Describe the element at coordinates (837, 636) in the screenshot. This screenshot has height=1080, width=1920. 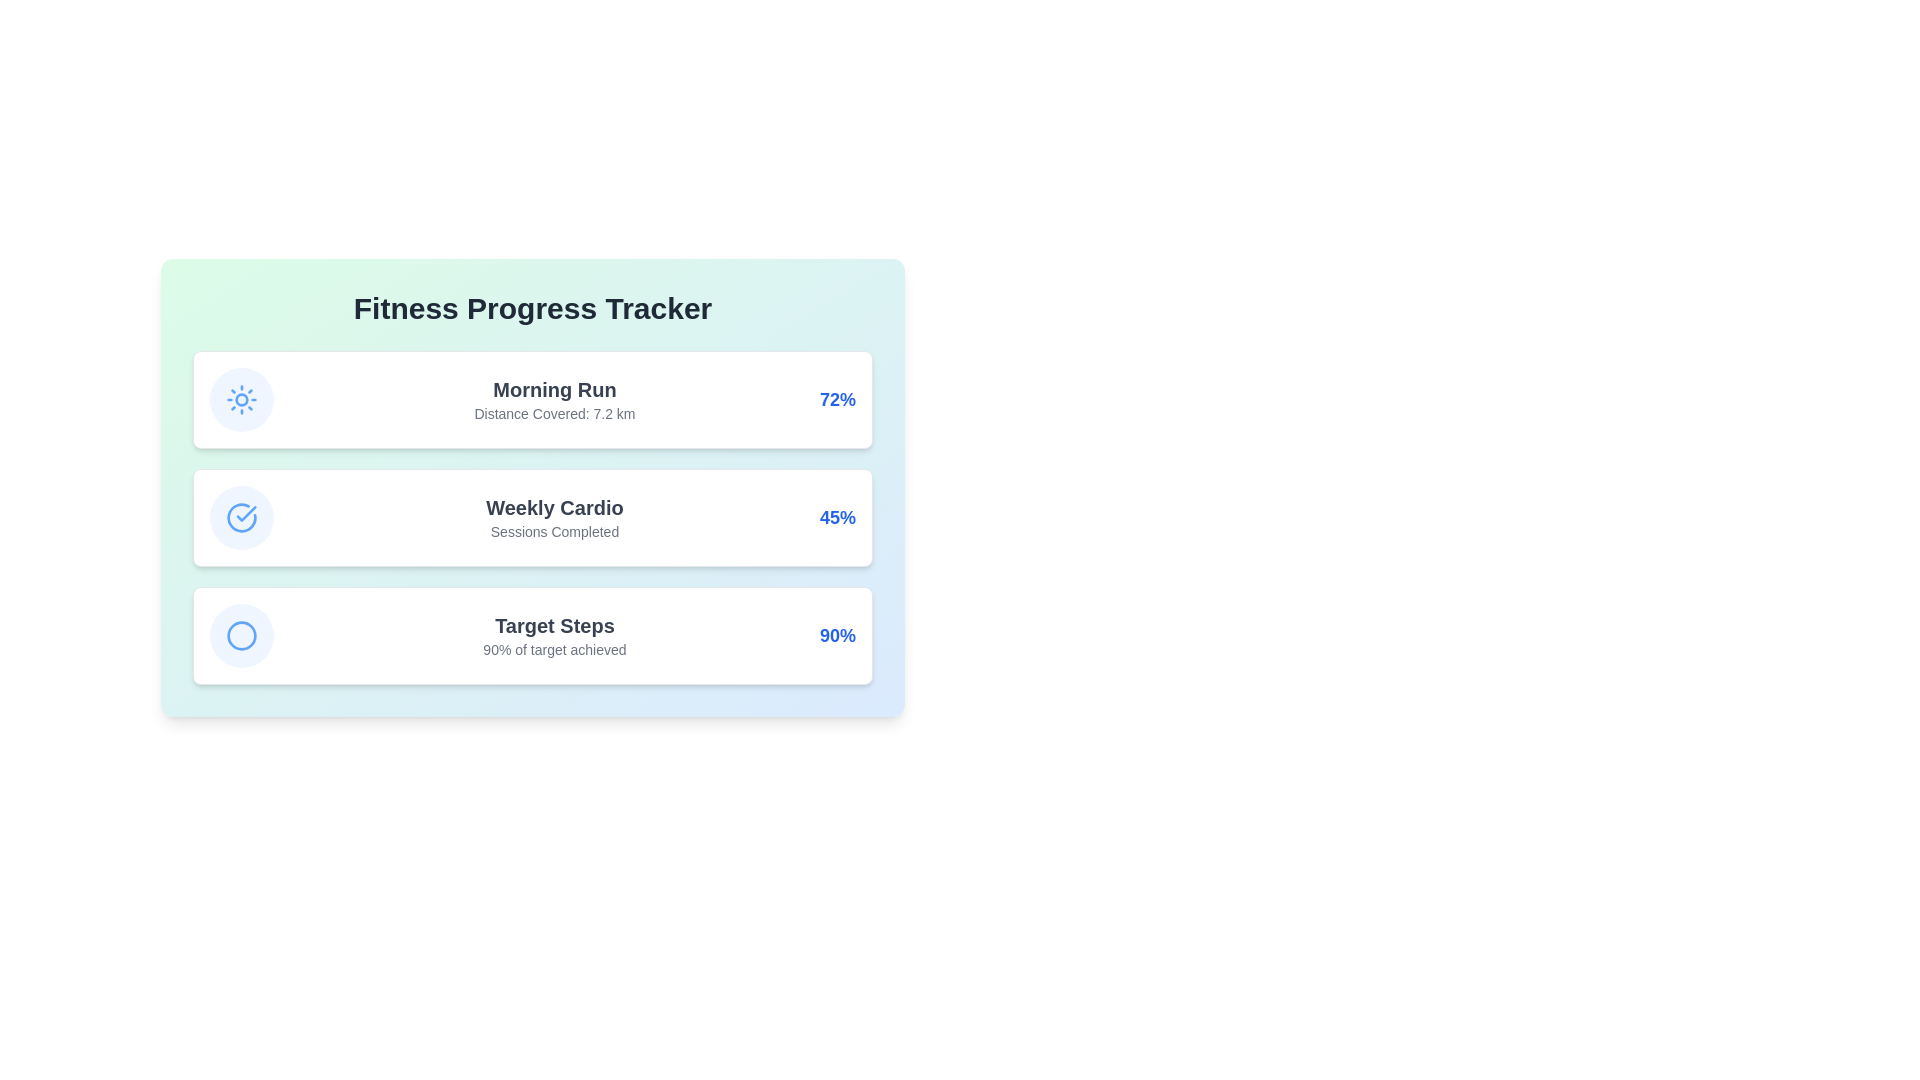
I see `the Text label that indicates the percentage of the target achieved for the 'Target Steps' activity in the 'Fitness Progress Tracker' interface, located to the far right of the 'Target Steps' card` at that location.